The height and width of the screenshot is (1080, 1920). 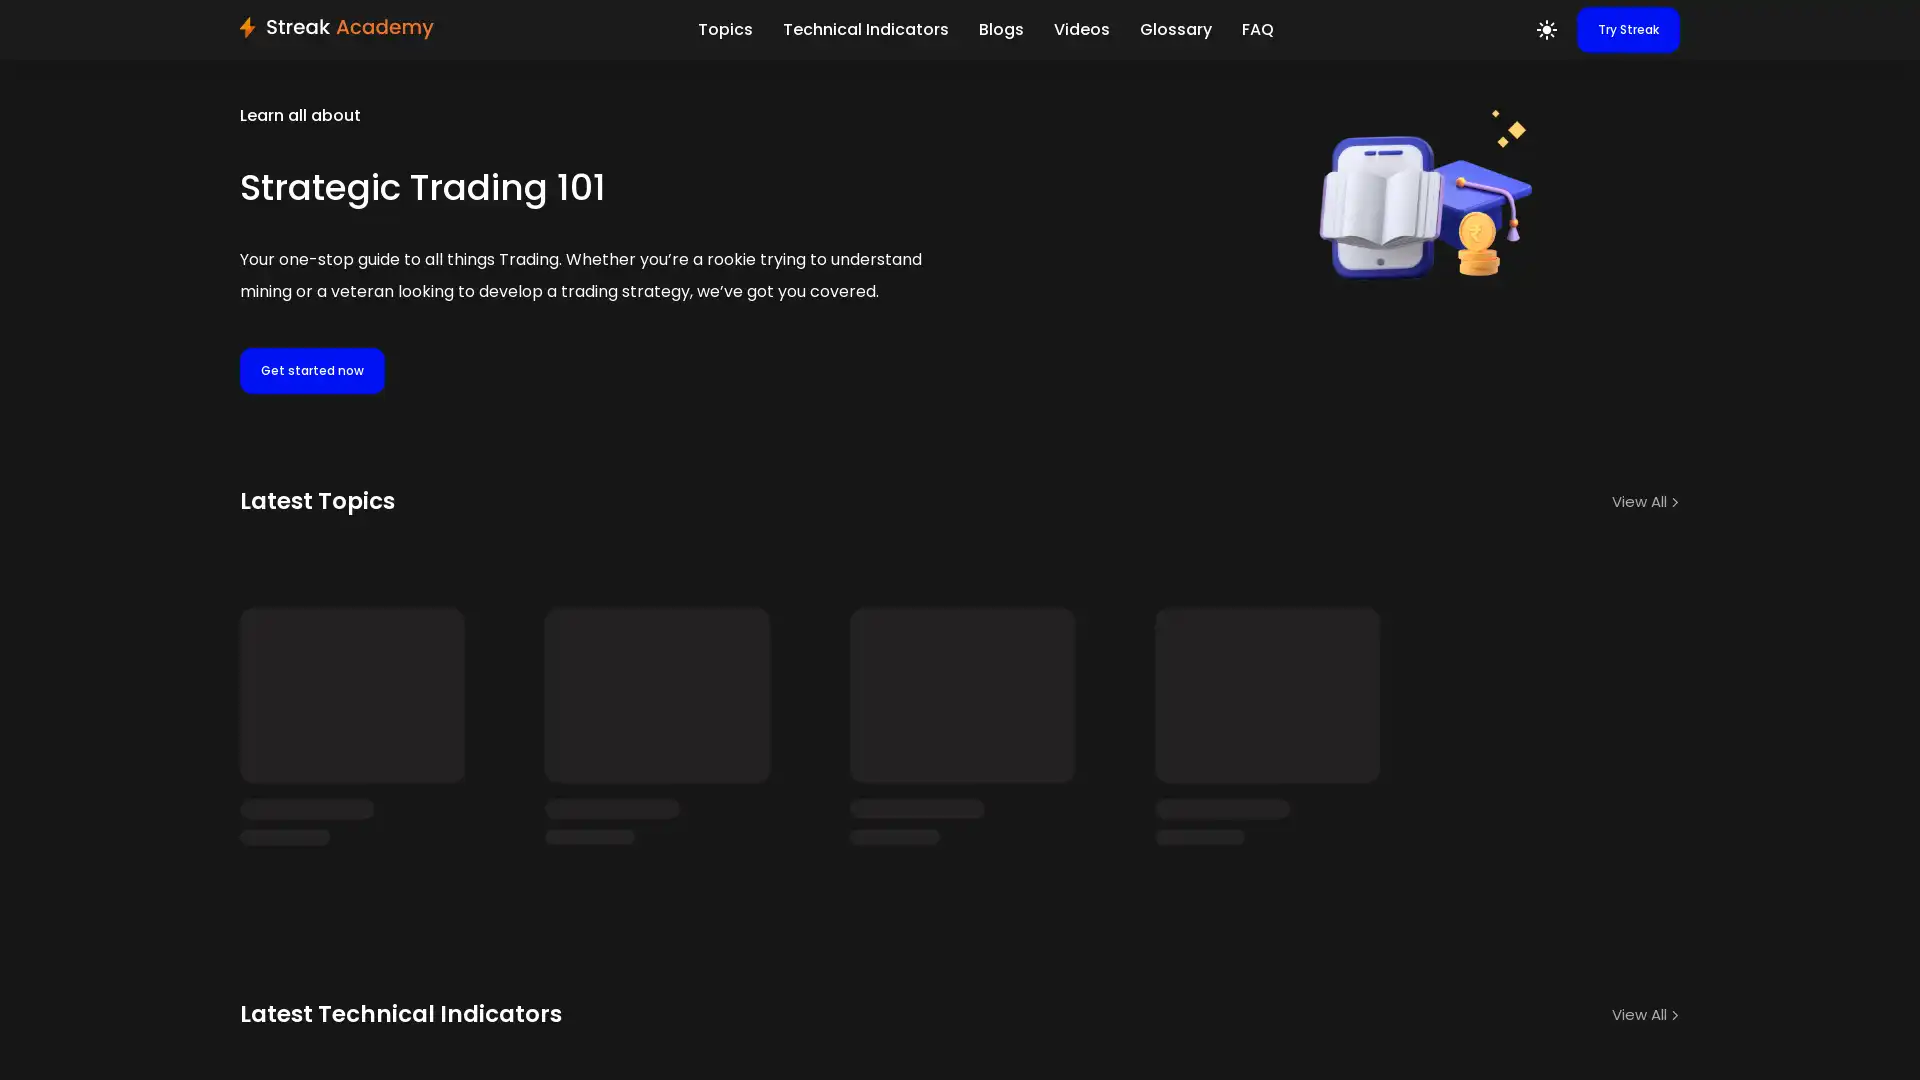 I want to click on FAQ, so click(x=1256, y=30).